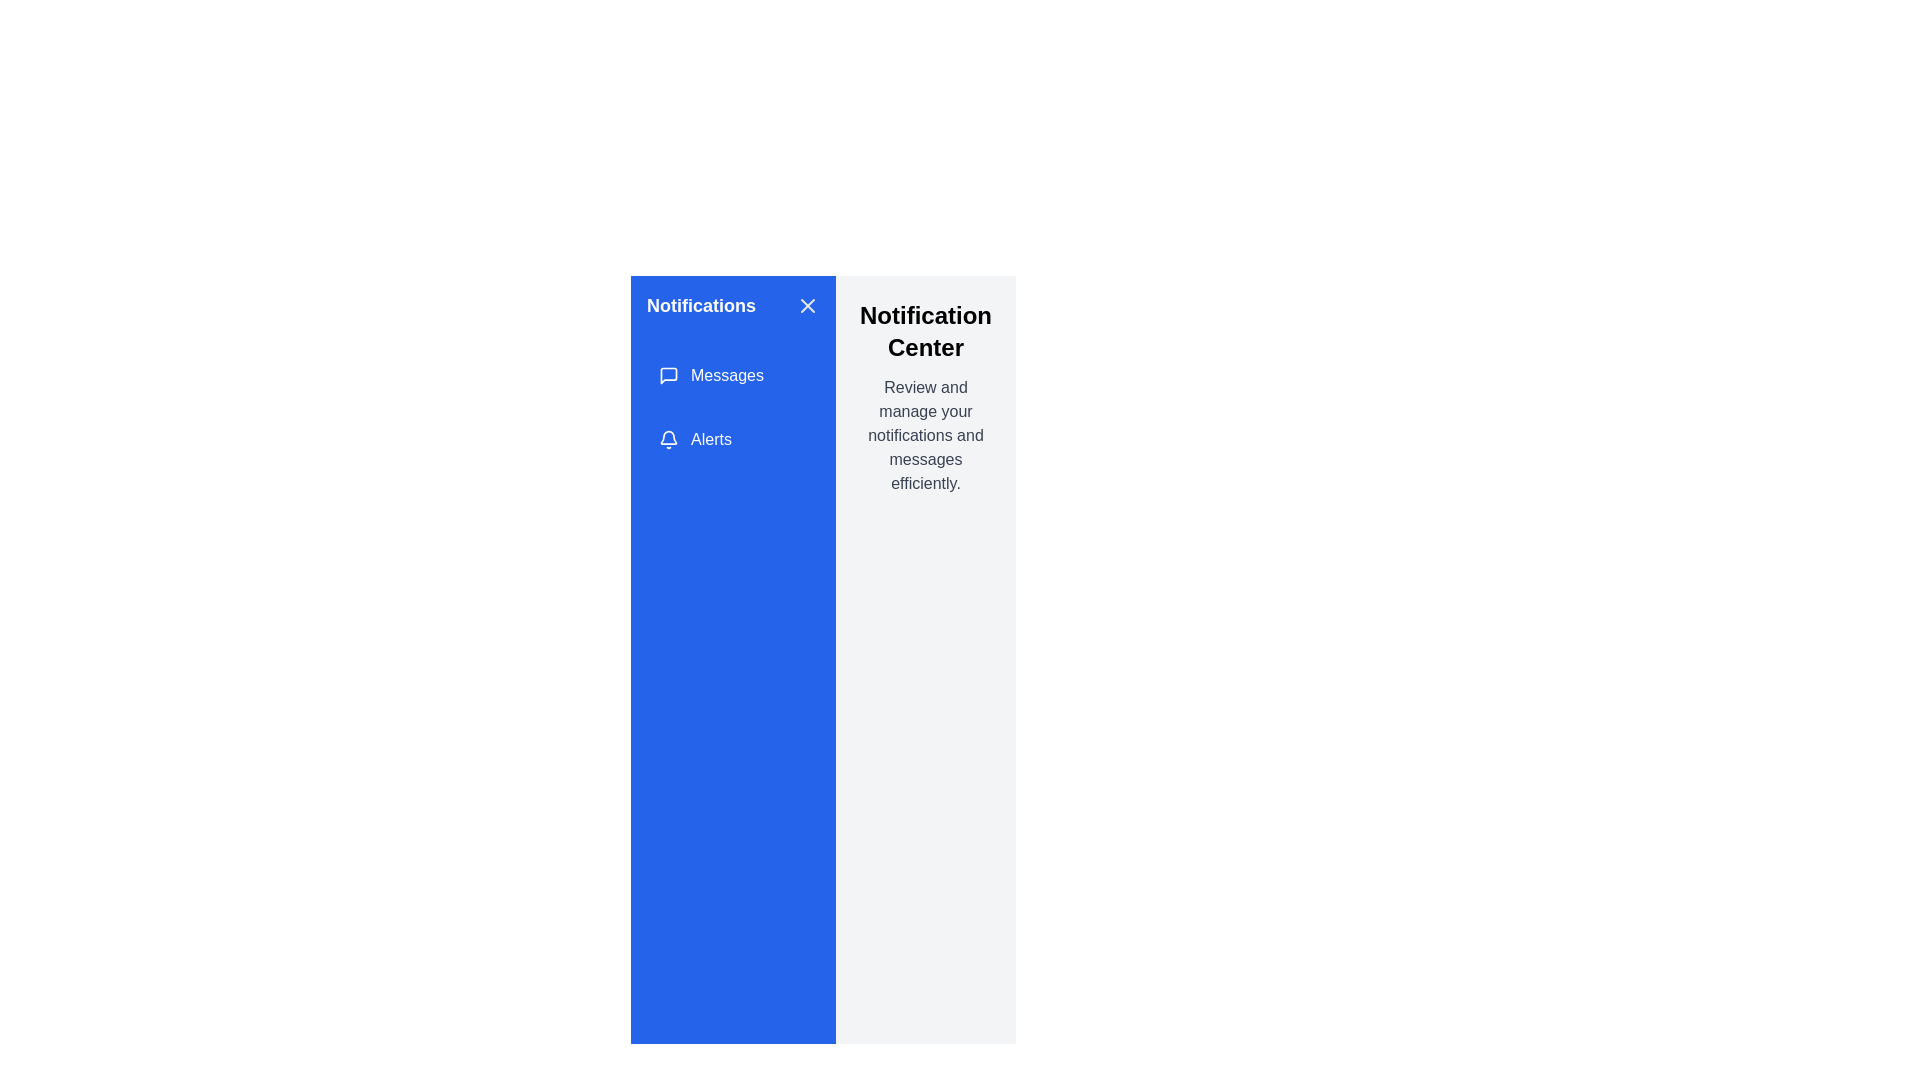 This screenshot has width=1920, height=1080. I want to click on the speech bubble icon located in the left sidebar next to the 'Messages' text label, so click(668, 375).